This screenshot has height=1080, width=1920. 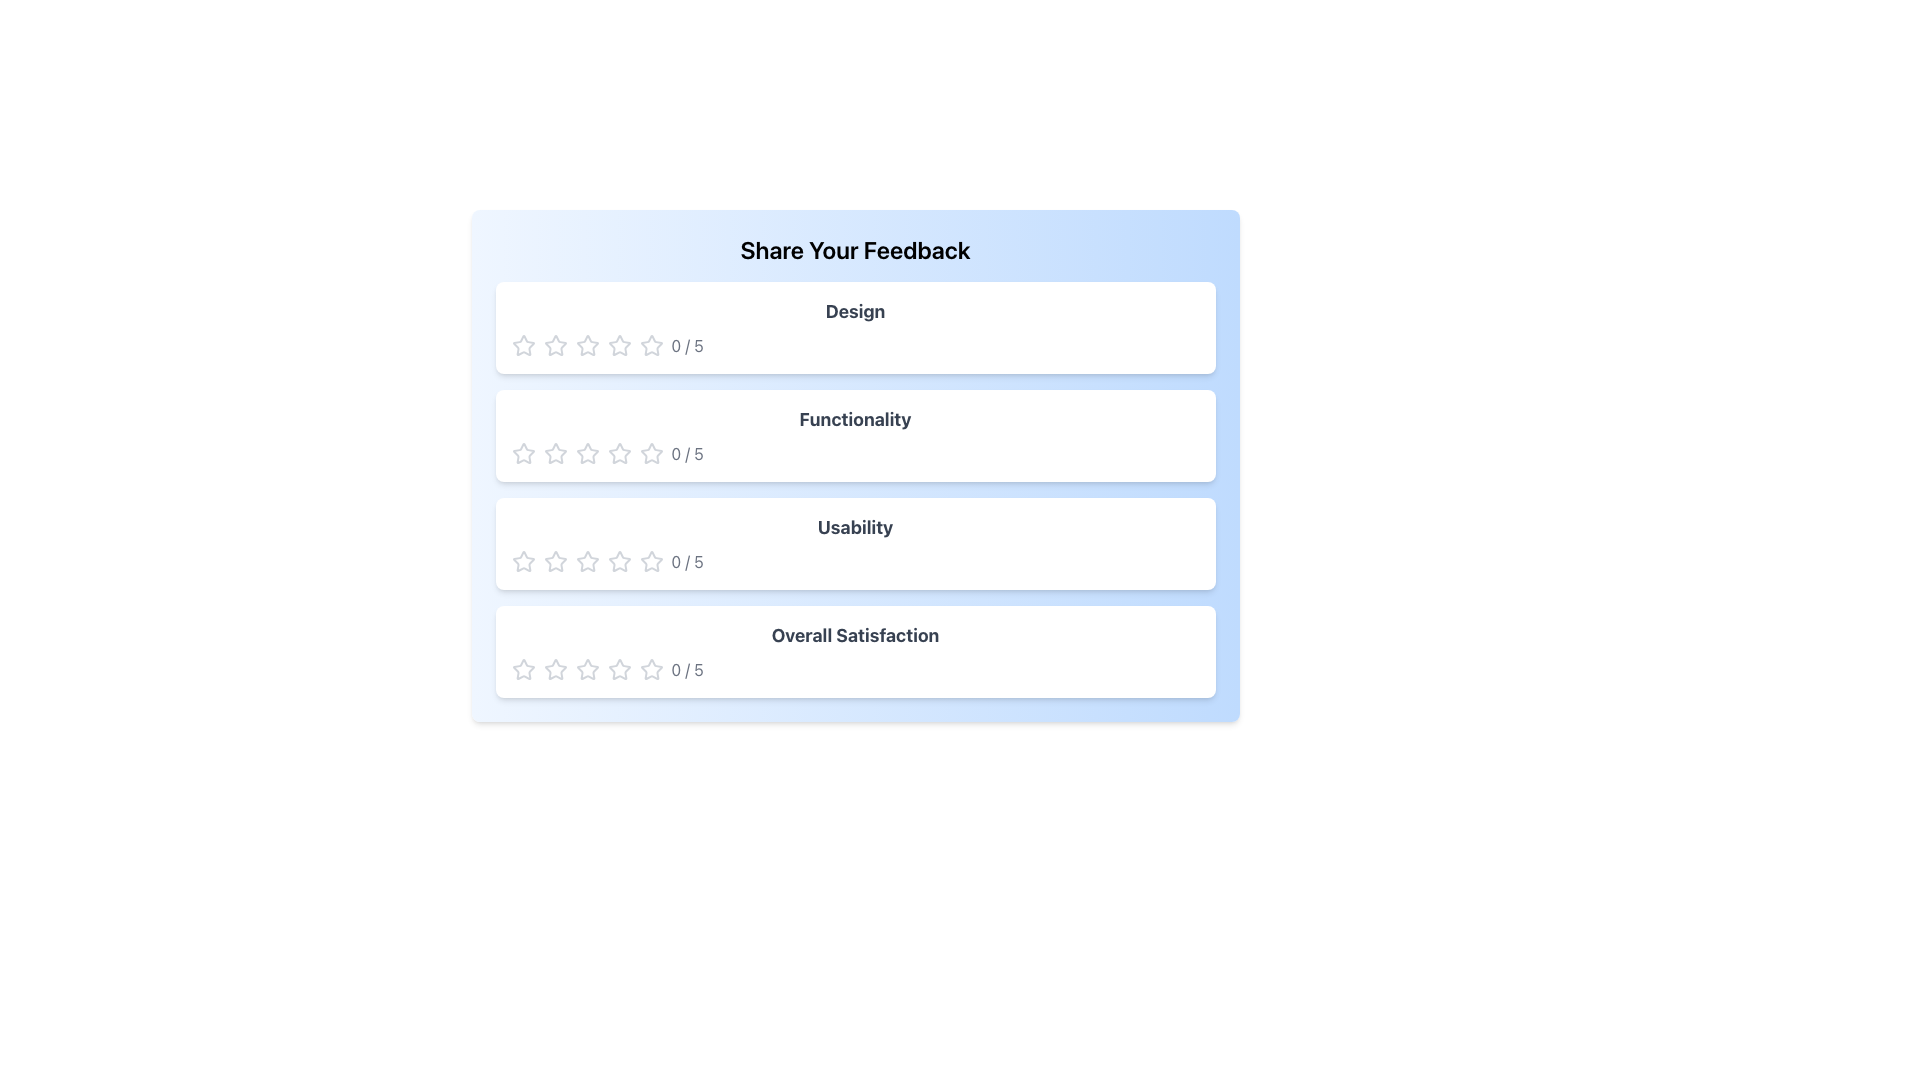 What do you see at coordinates (555, 454) in the screenshot?
I see `the second star icon in the 'Functionality' rating section` at bounding box center [555, 454].